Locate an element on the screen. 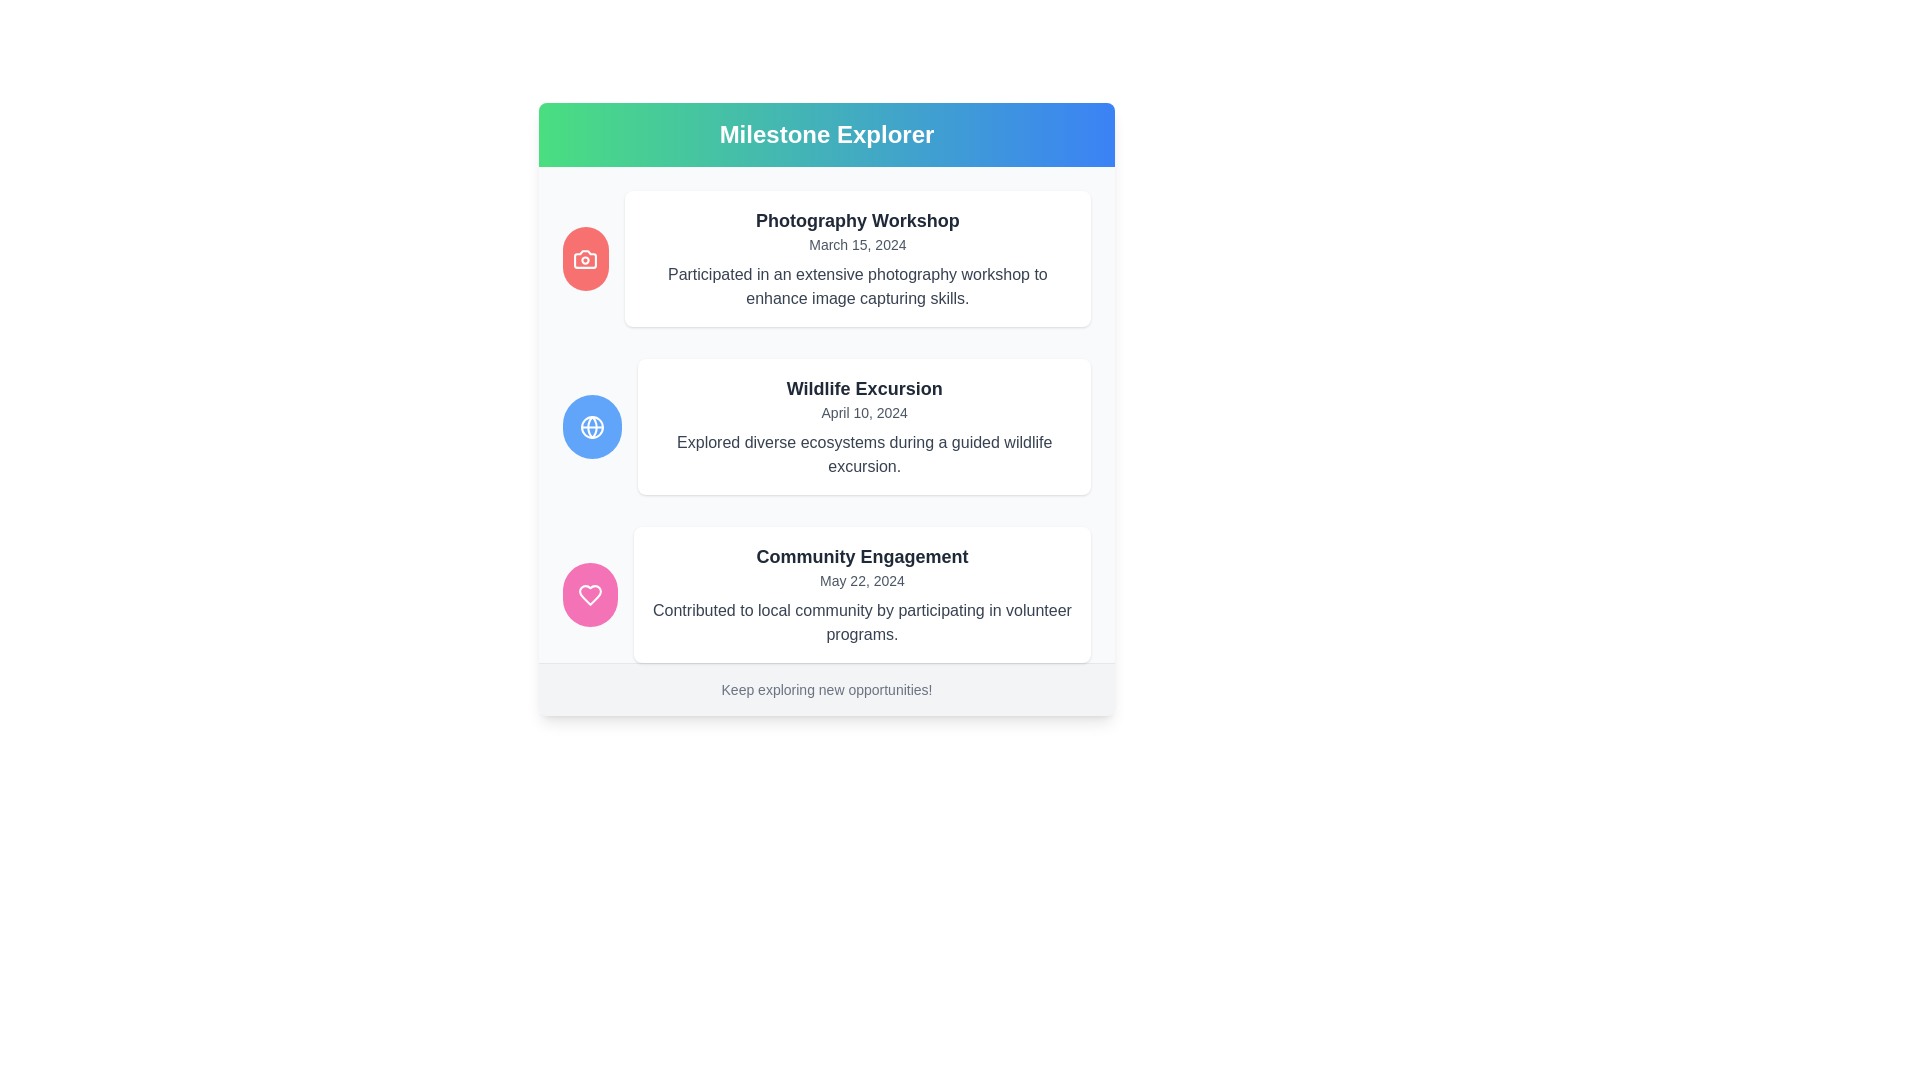 Image resolution: width=1920 pixels, height=1080 pixels. the 'Community Engagement' graphical icon represented by a heart symbol, which is located to the left of the 'Community Engagement' section is located at coordinates (589, 593).